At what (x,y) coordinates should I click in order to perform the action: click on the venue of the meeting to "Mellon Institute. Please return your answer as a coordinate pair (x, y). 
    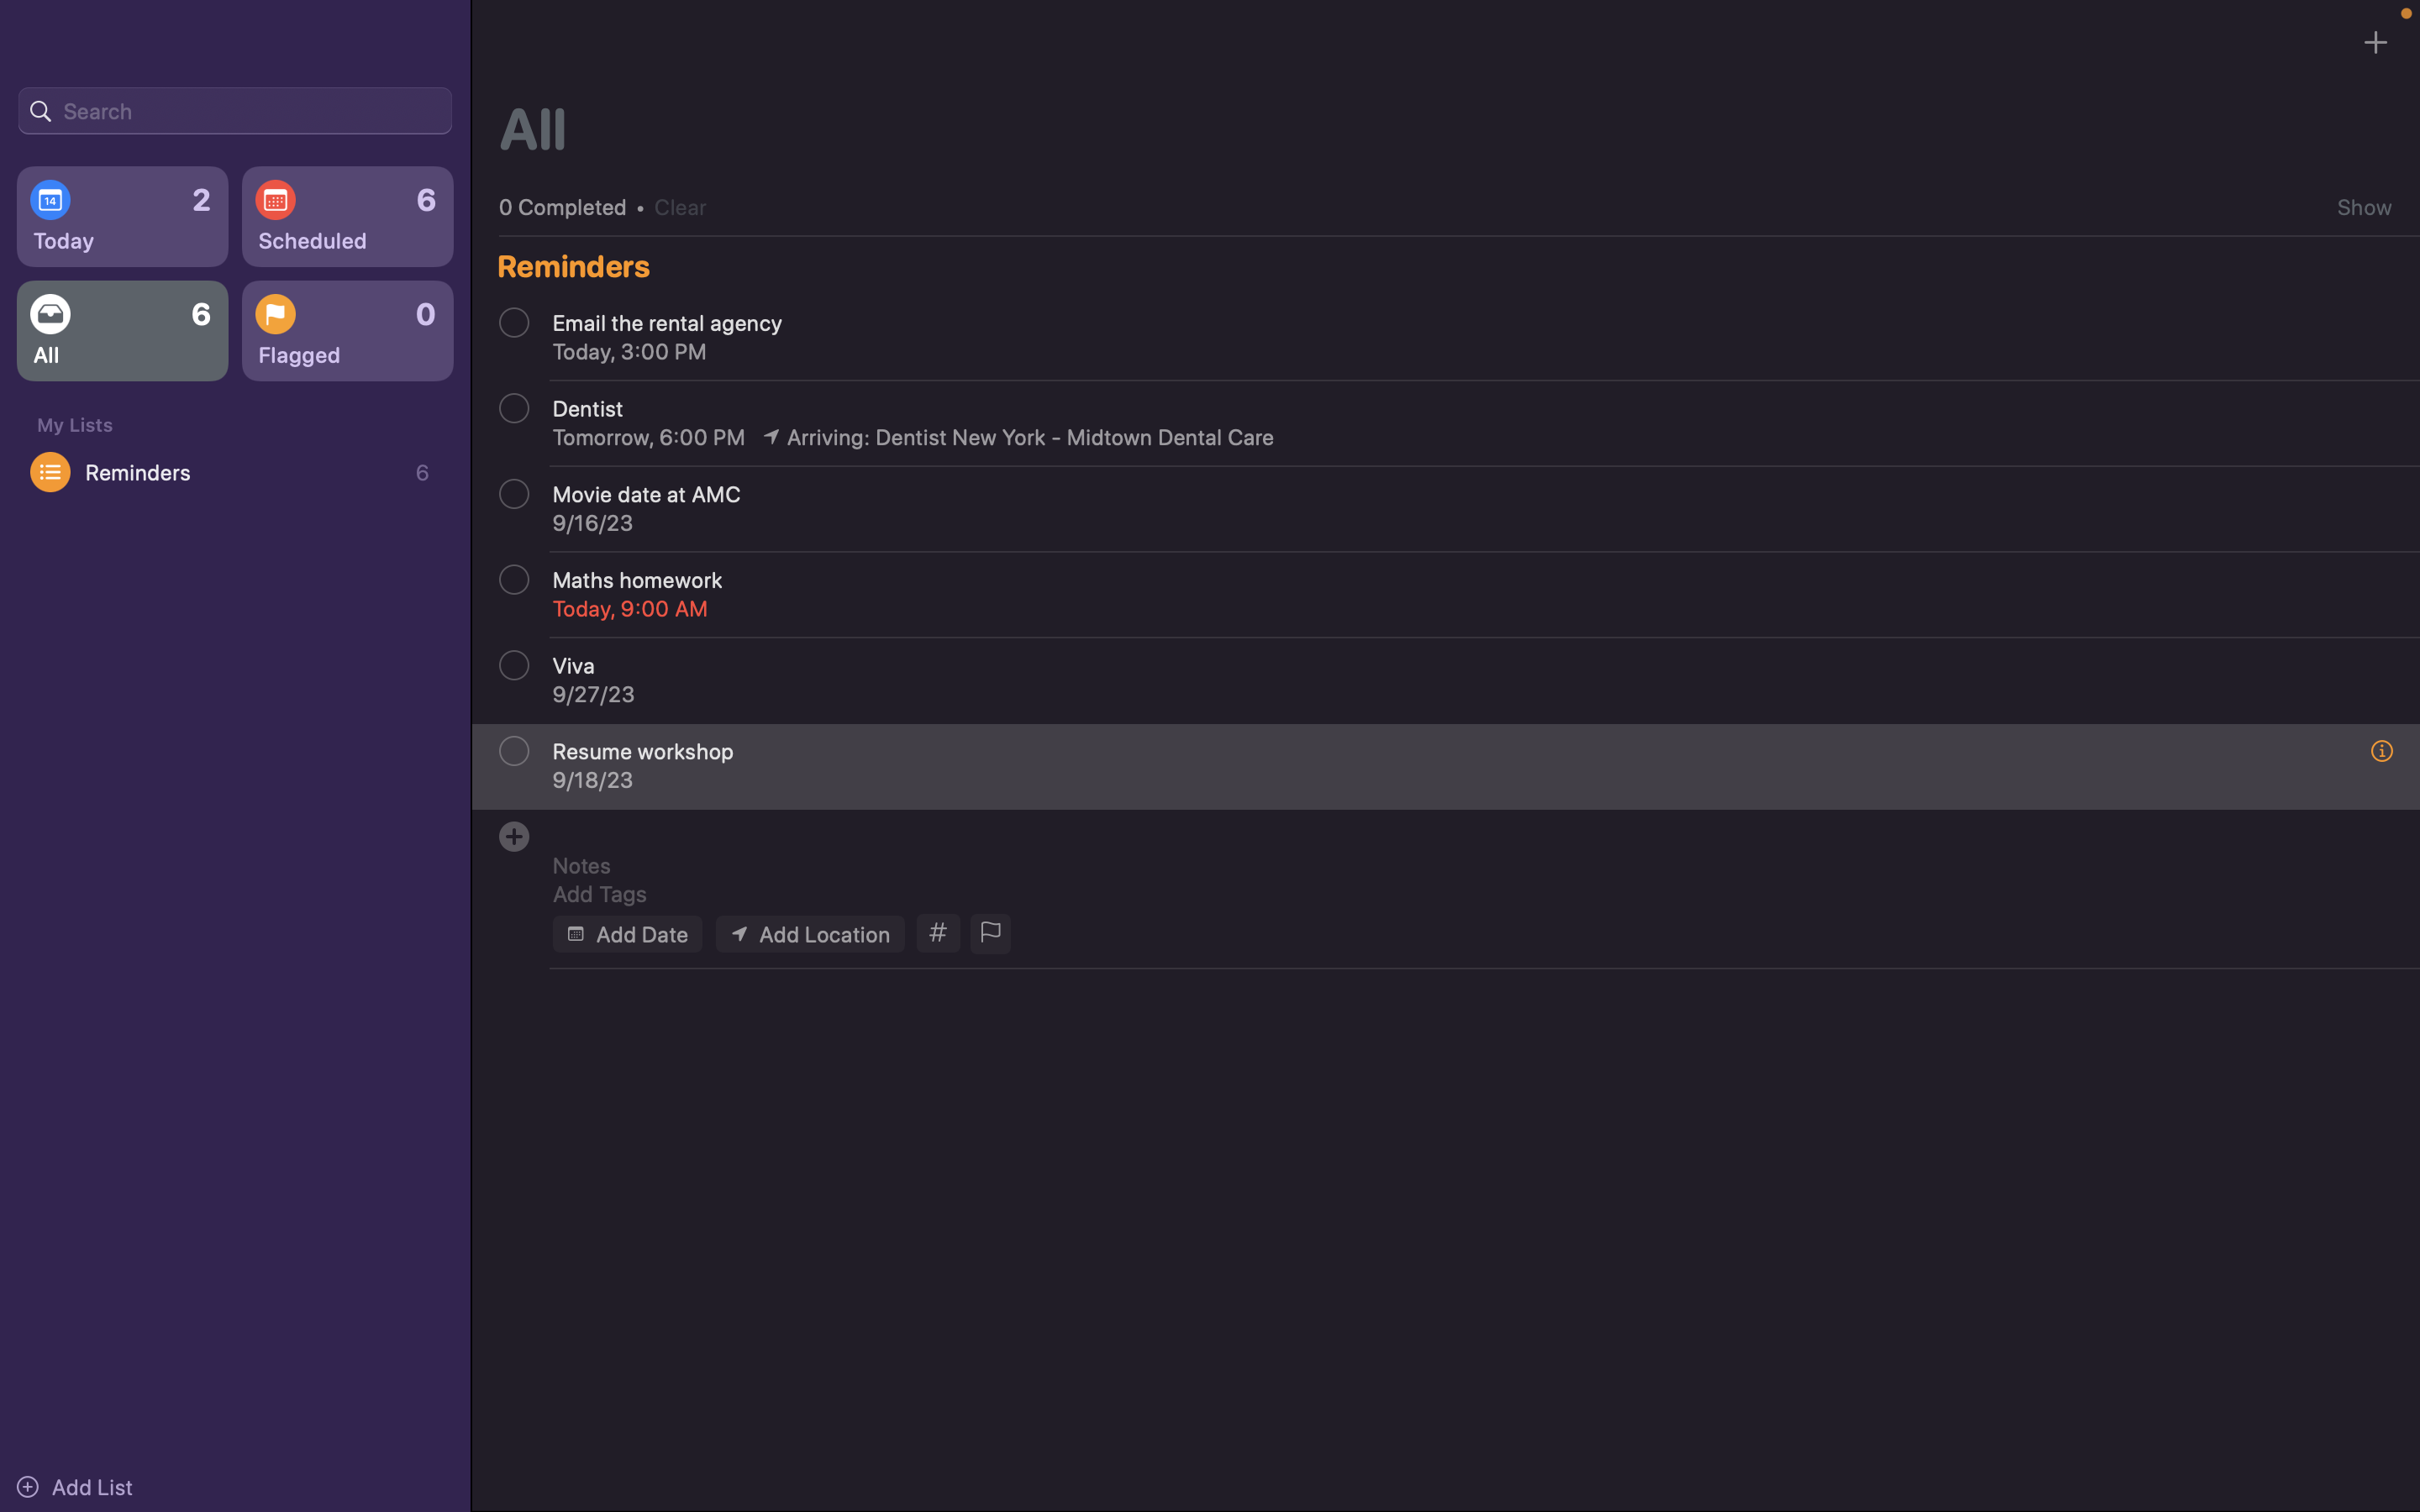
    Looking at the image, I should click on (808, 932).